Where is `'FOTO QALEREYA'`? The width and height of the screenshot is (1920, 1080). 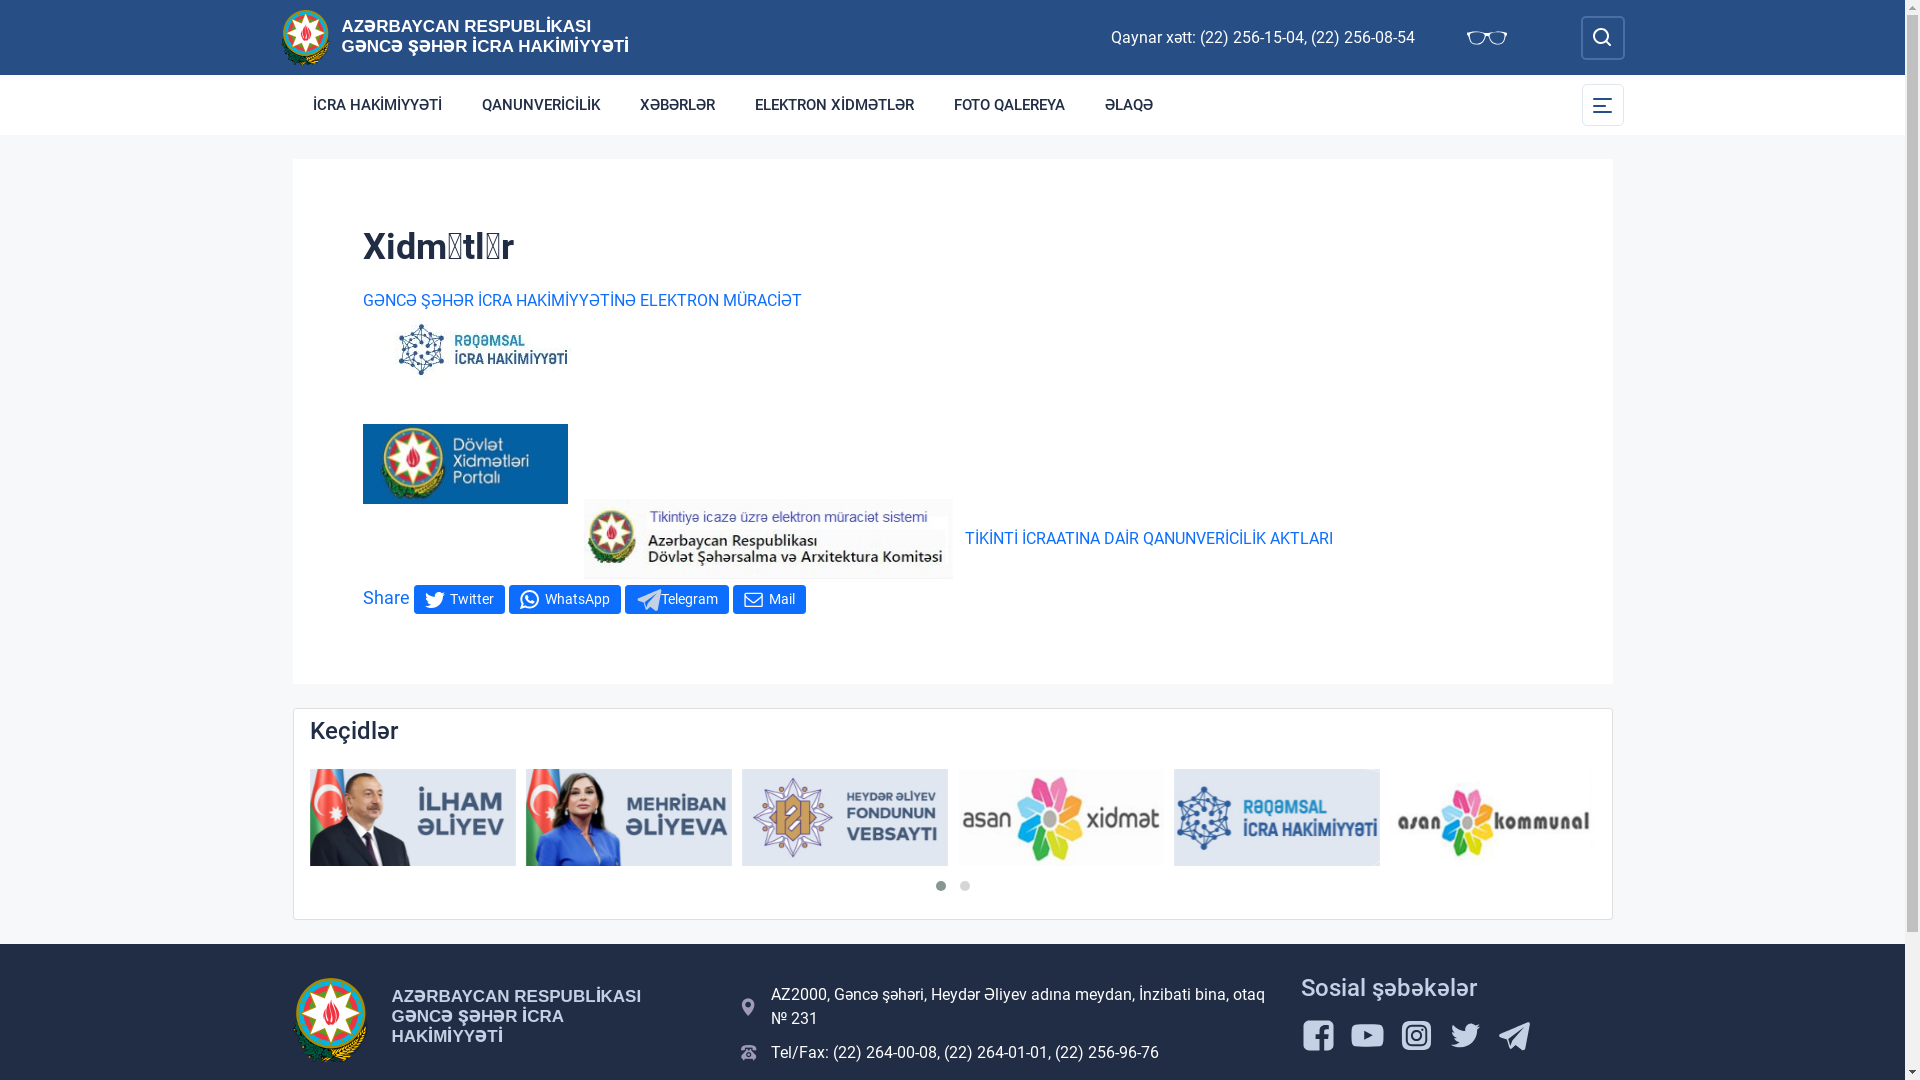 'FOTO QALEREYA' is located at coordinates (1009, 104).